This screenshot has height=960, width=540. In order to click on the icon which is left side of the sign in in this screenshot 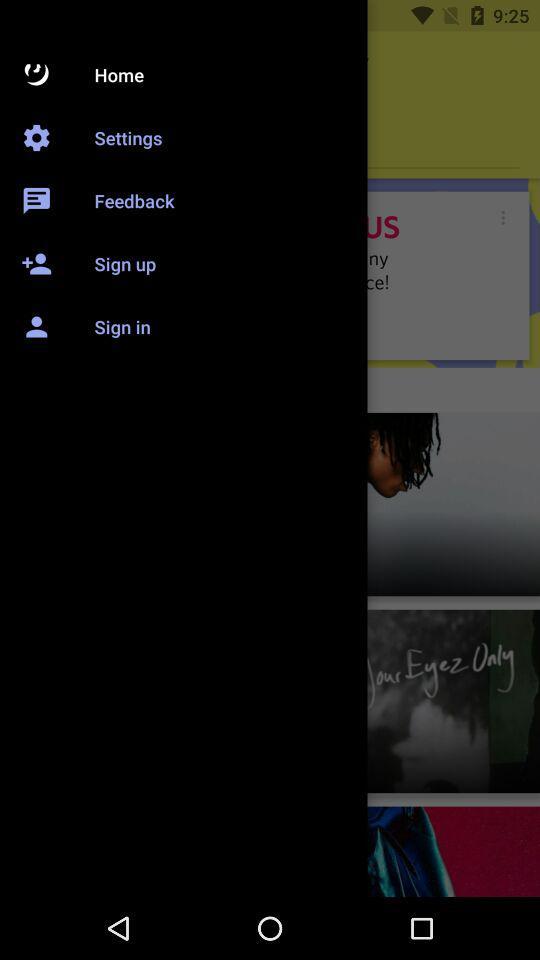, I will do `click(42, 317)`.